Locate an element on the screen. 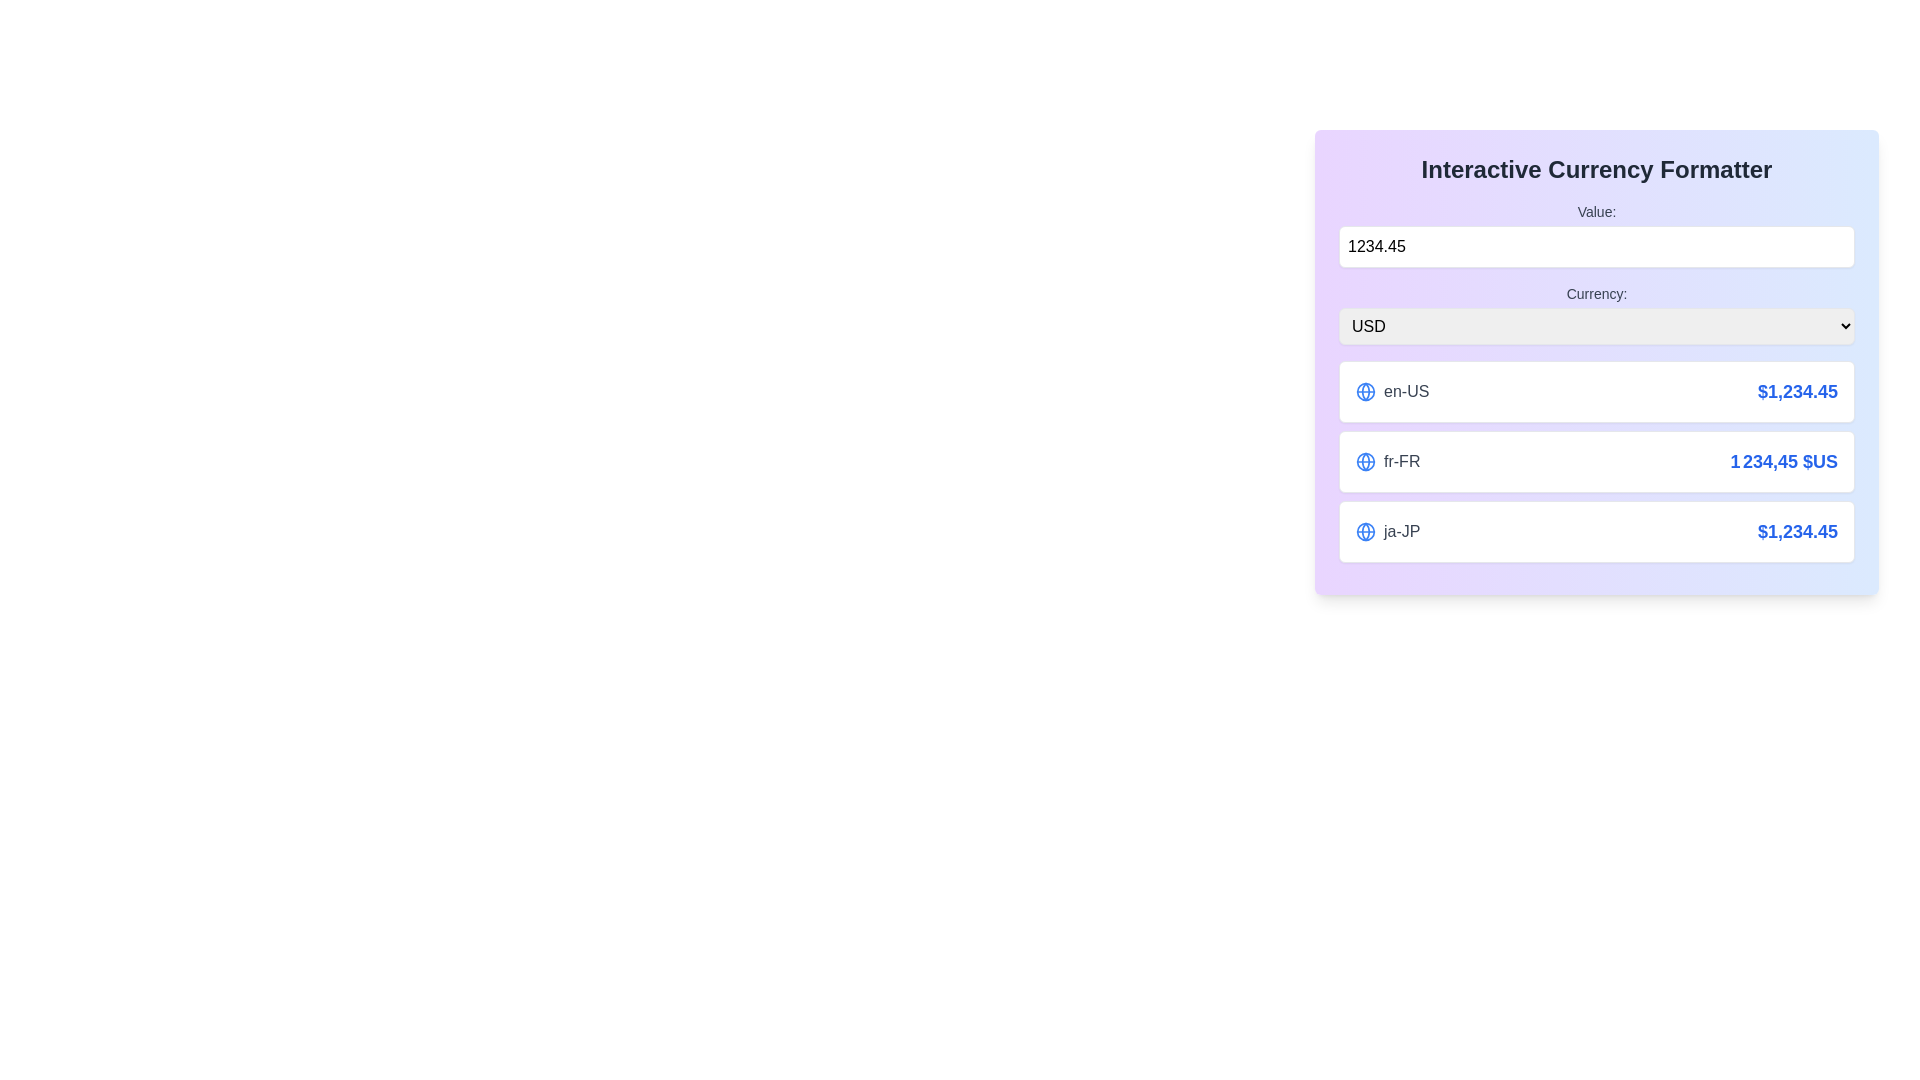  localized currency format displayed in the second list item, which is positioned between 'en-US $1,234.45' and 'ja-JP $1,234.45' is located at coordinates (1596, 462).